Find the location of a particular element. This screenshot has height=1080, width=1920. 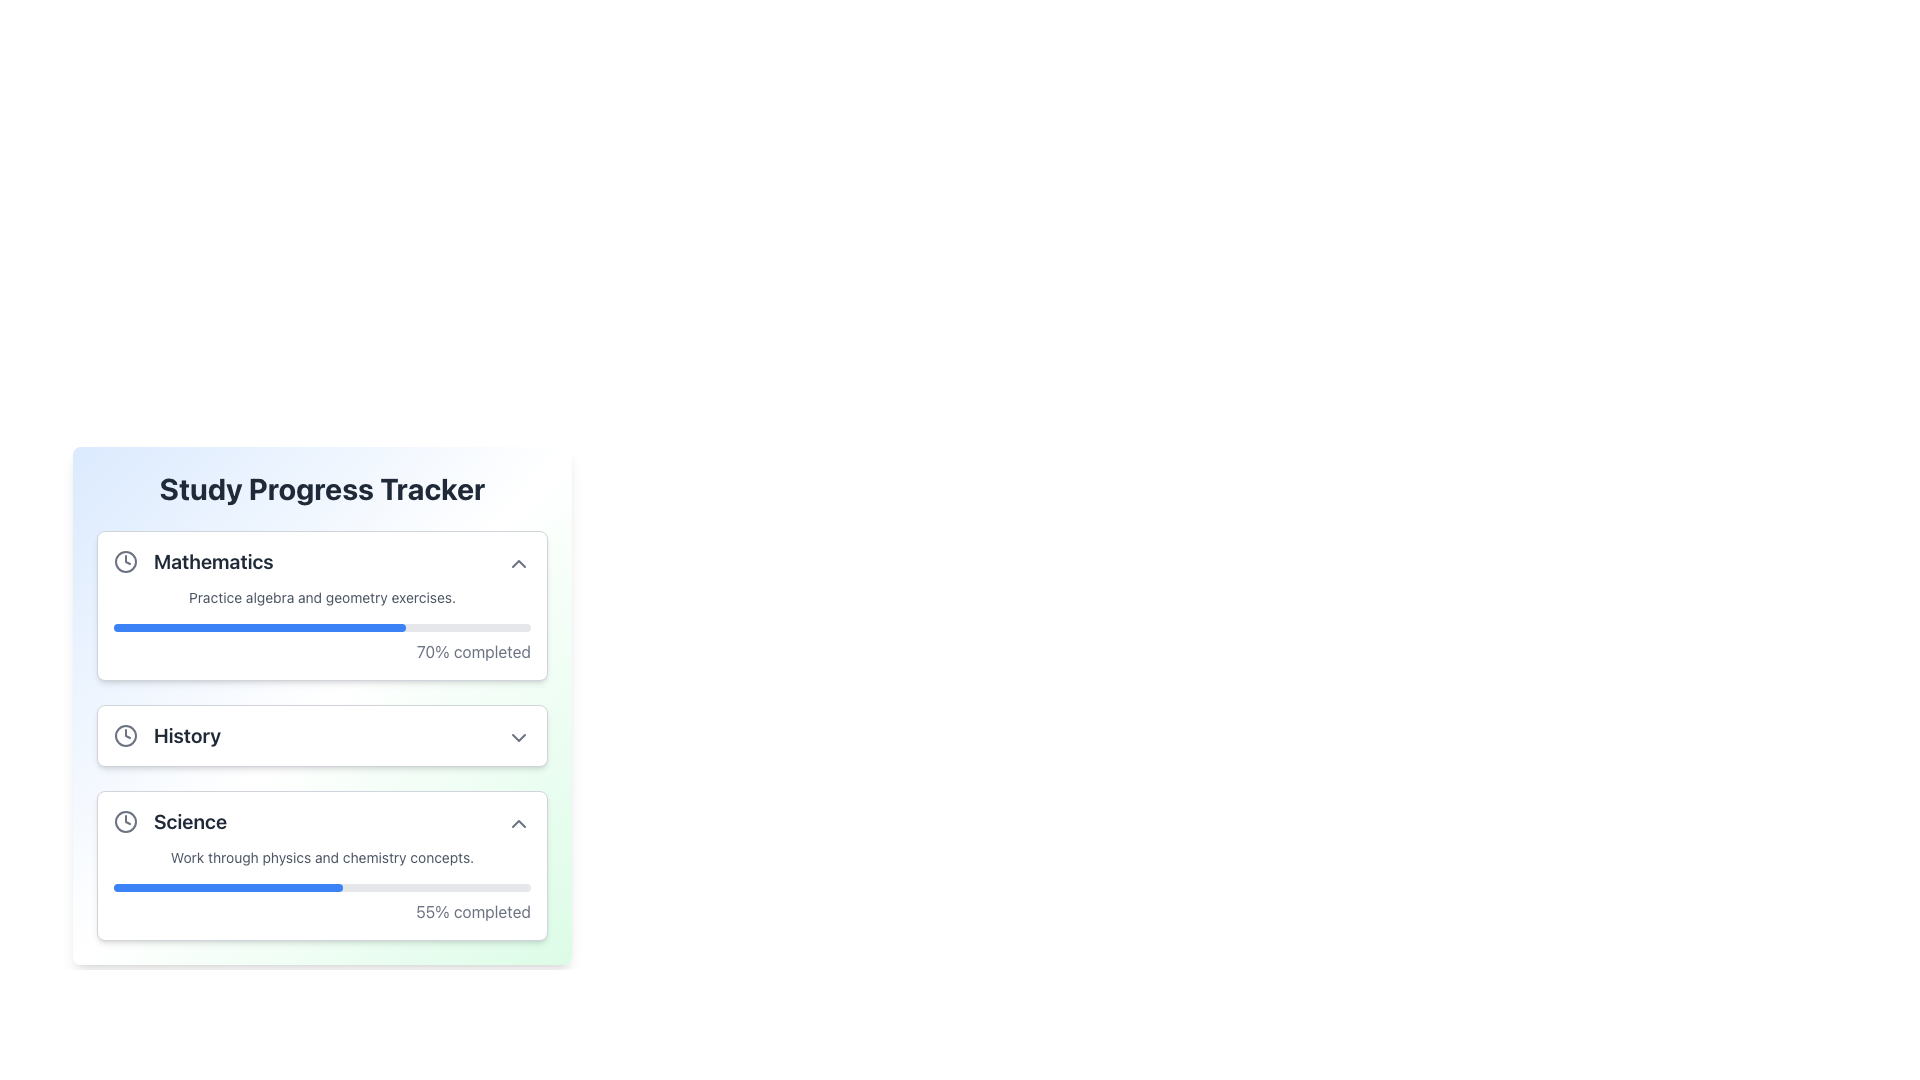

the clock icon located at the start of the 'History' section, adjacent to the title 'History', for informational purposes is located at coordinates (124, 736).